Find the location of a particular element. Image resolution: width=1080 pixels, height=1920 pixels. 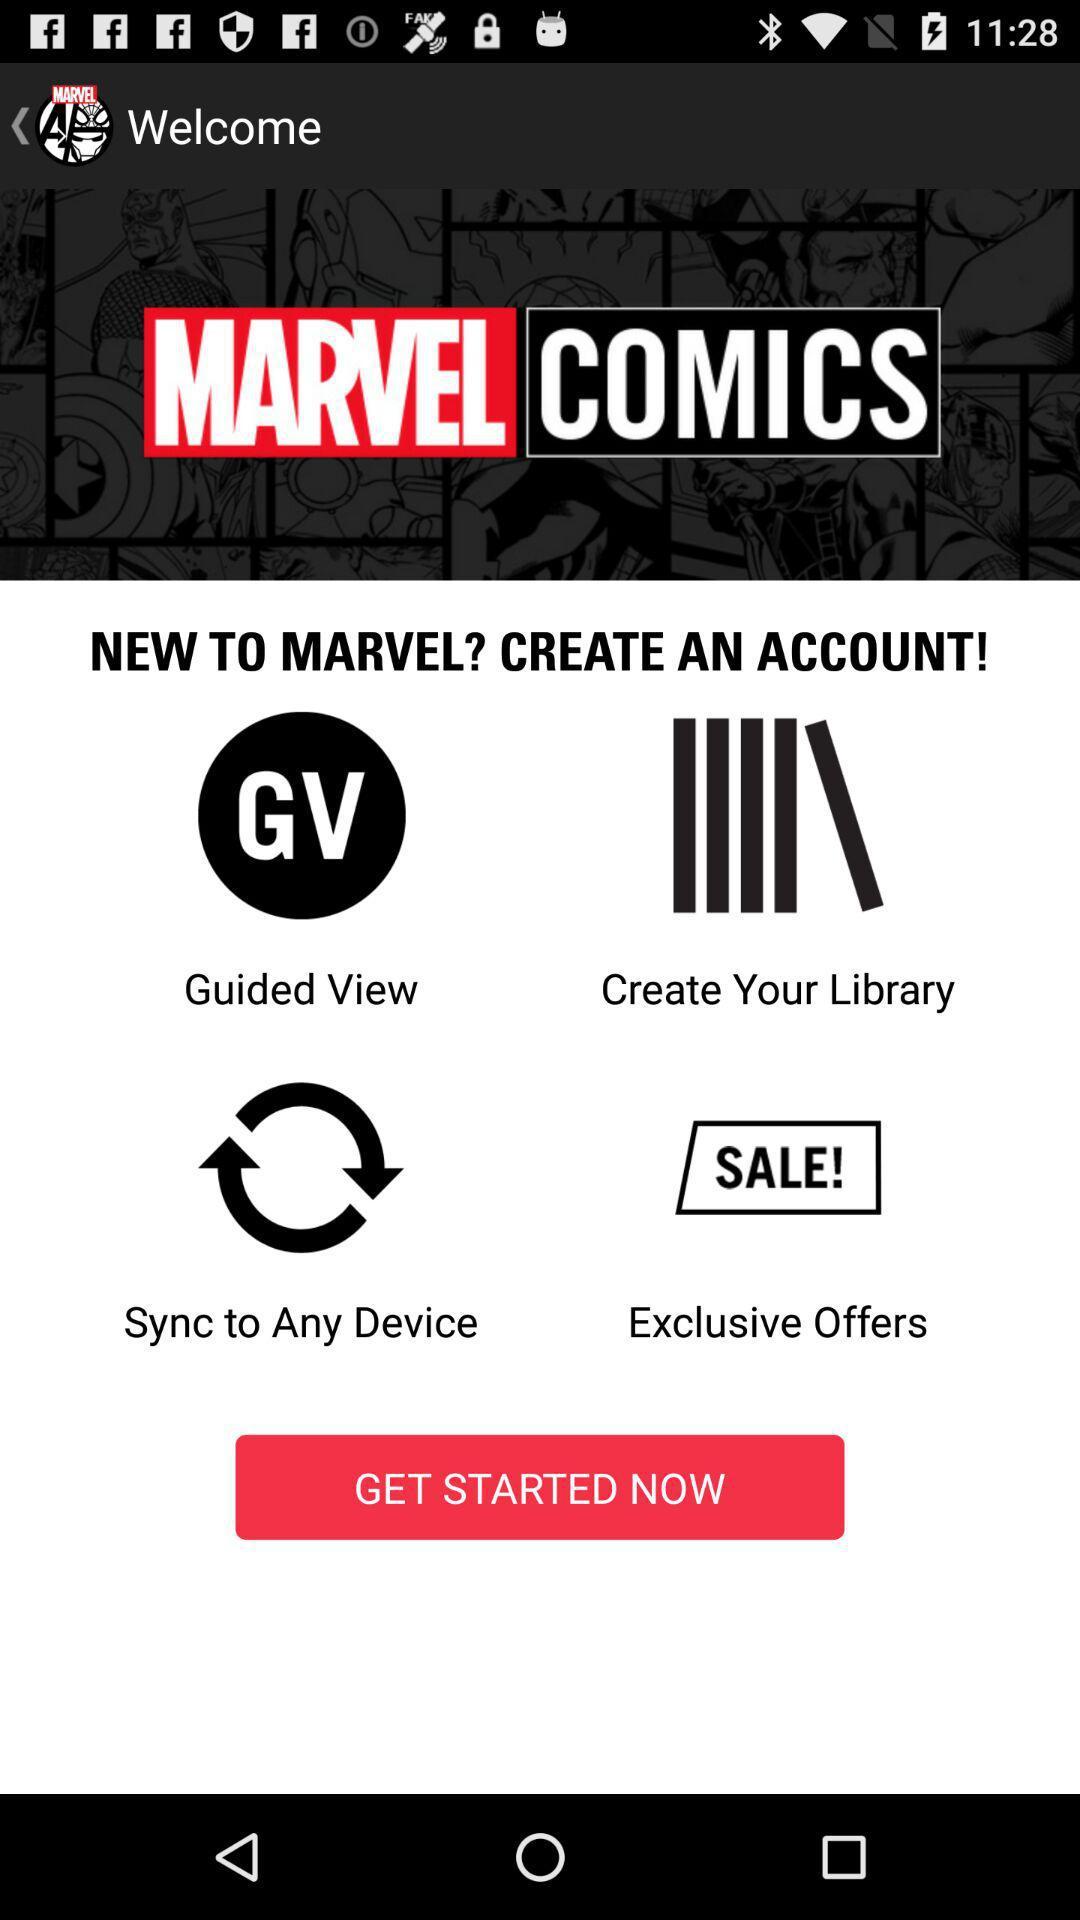

the icon below the sync to any icon is located at coordinates (540, 1487).